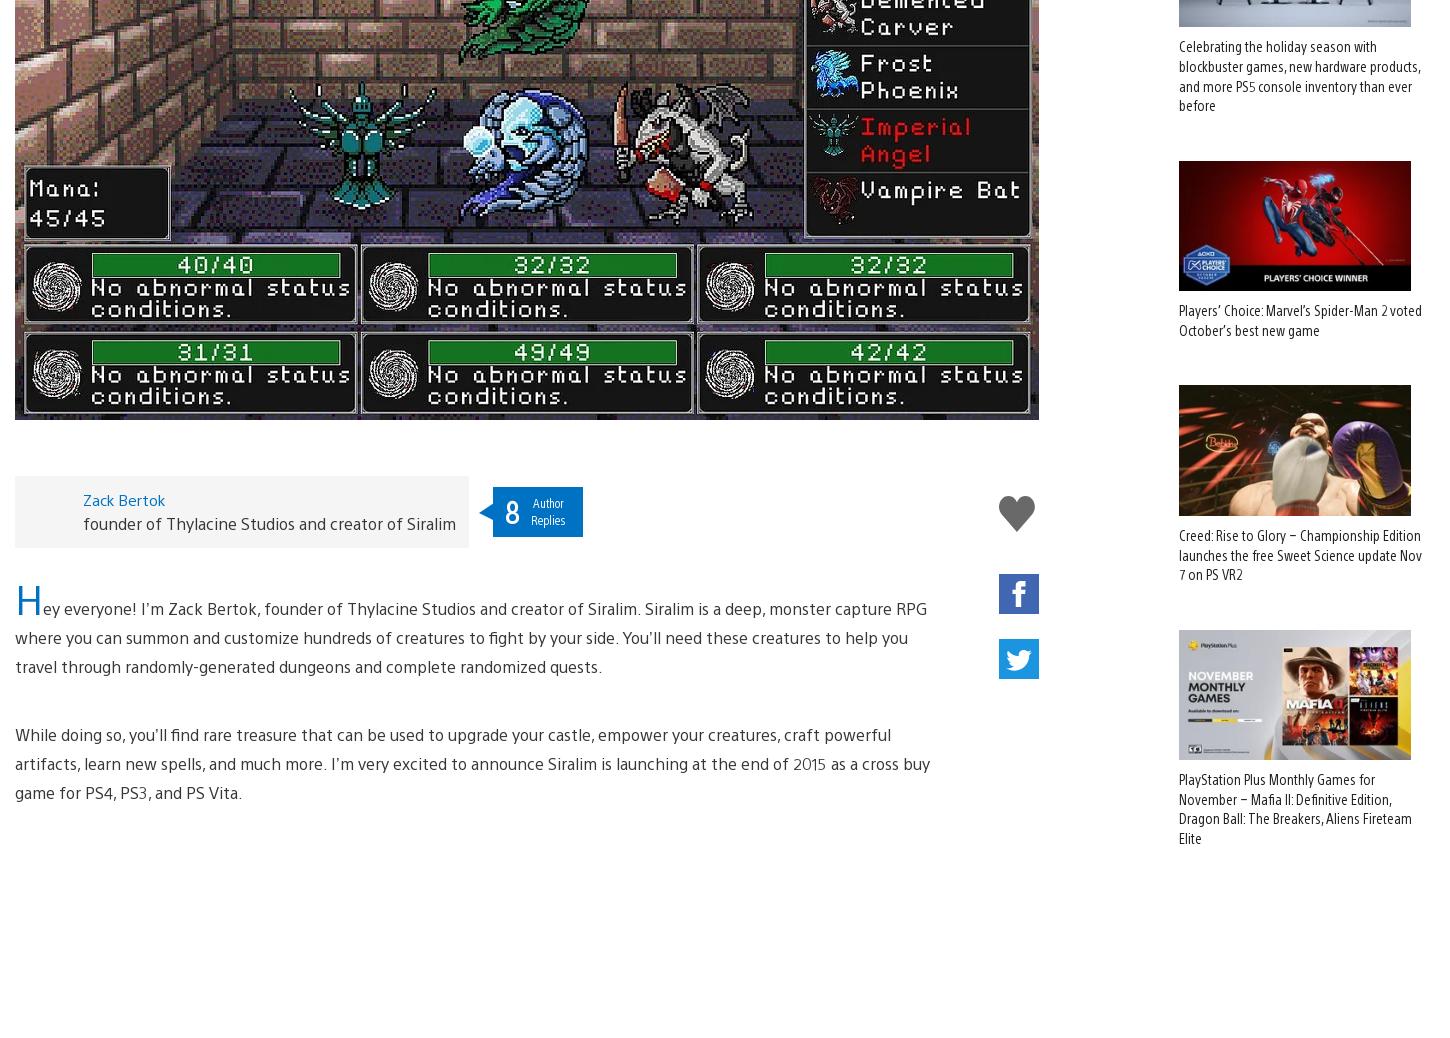 This screenshot has width=1450, height=1038. What do you see at coordinates (510, 478) in the screenshot?
I see `'8'` at bounding box center [510, 478].